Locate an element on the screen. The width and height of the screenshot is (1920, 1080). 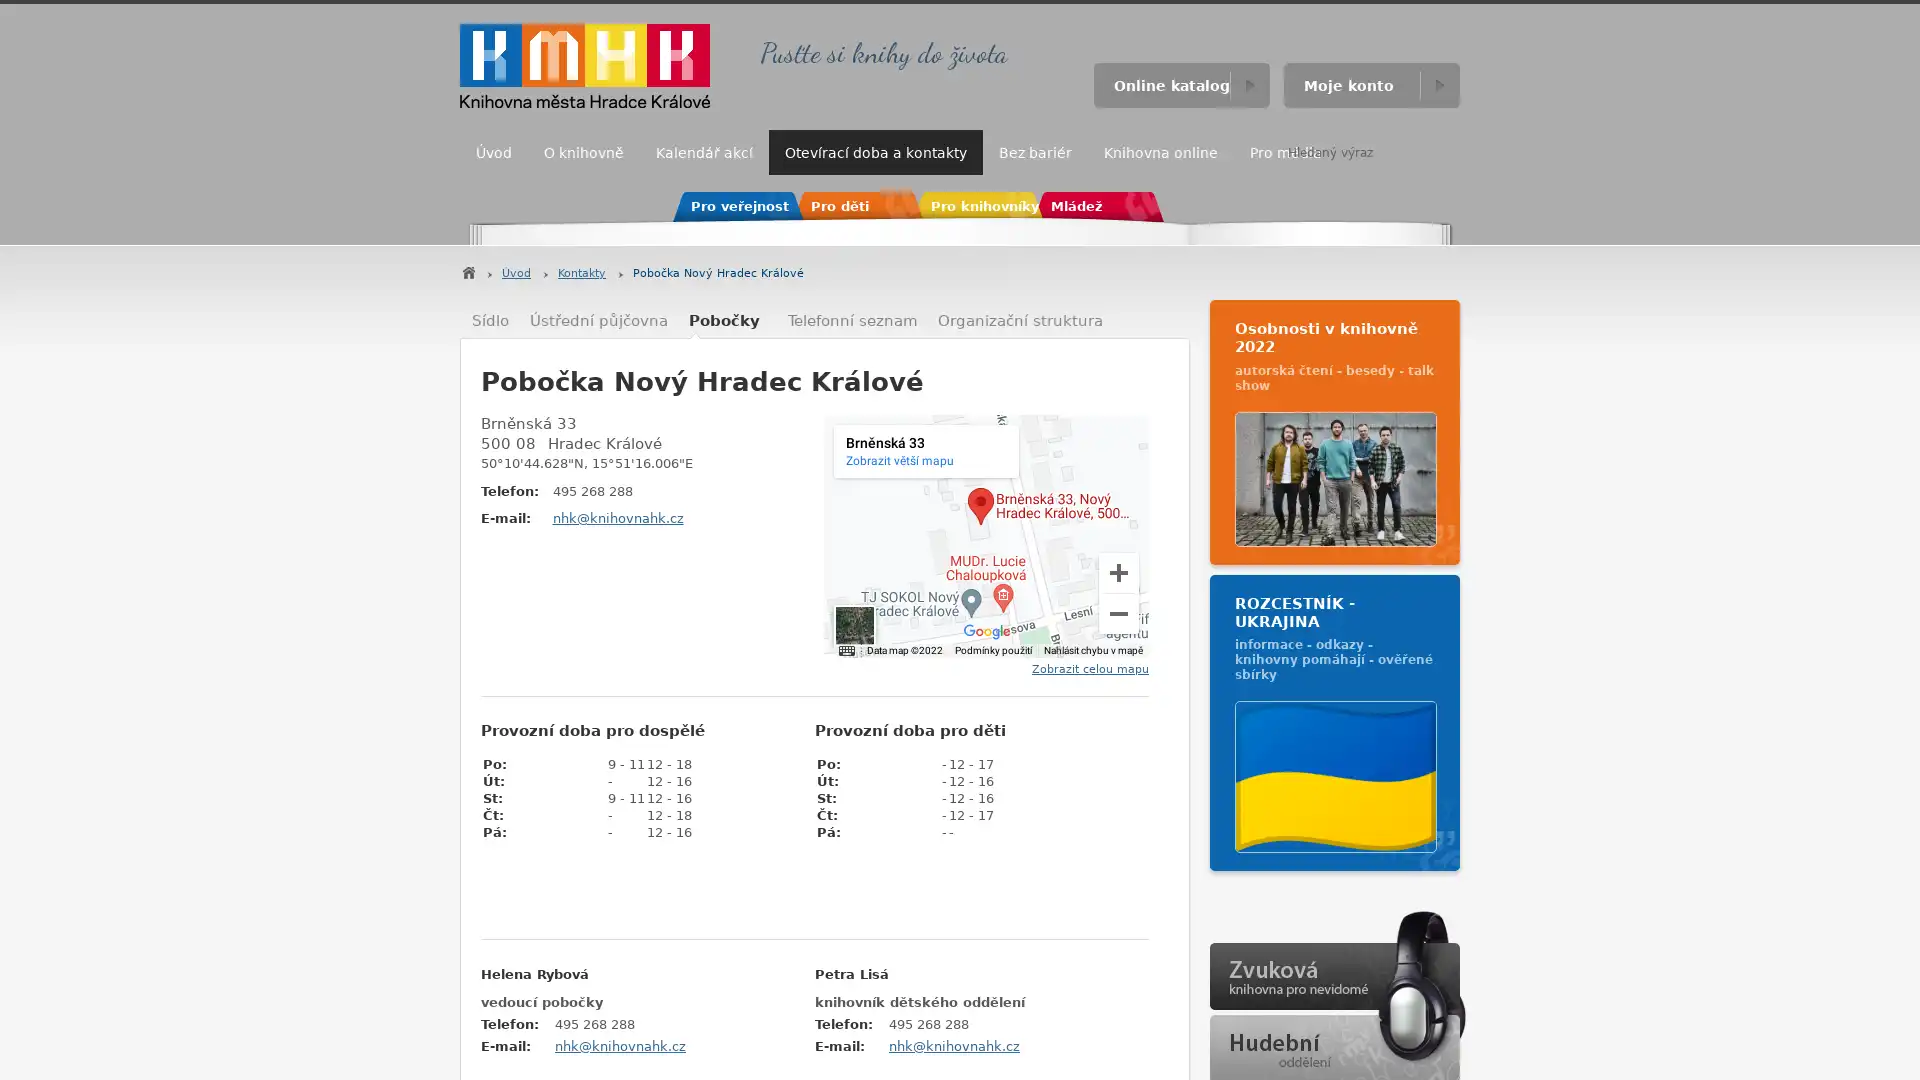
Hledat is located at coordinates (1440, 151).